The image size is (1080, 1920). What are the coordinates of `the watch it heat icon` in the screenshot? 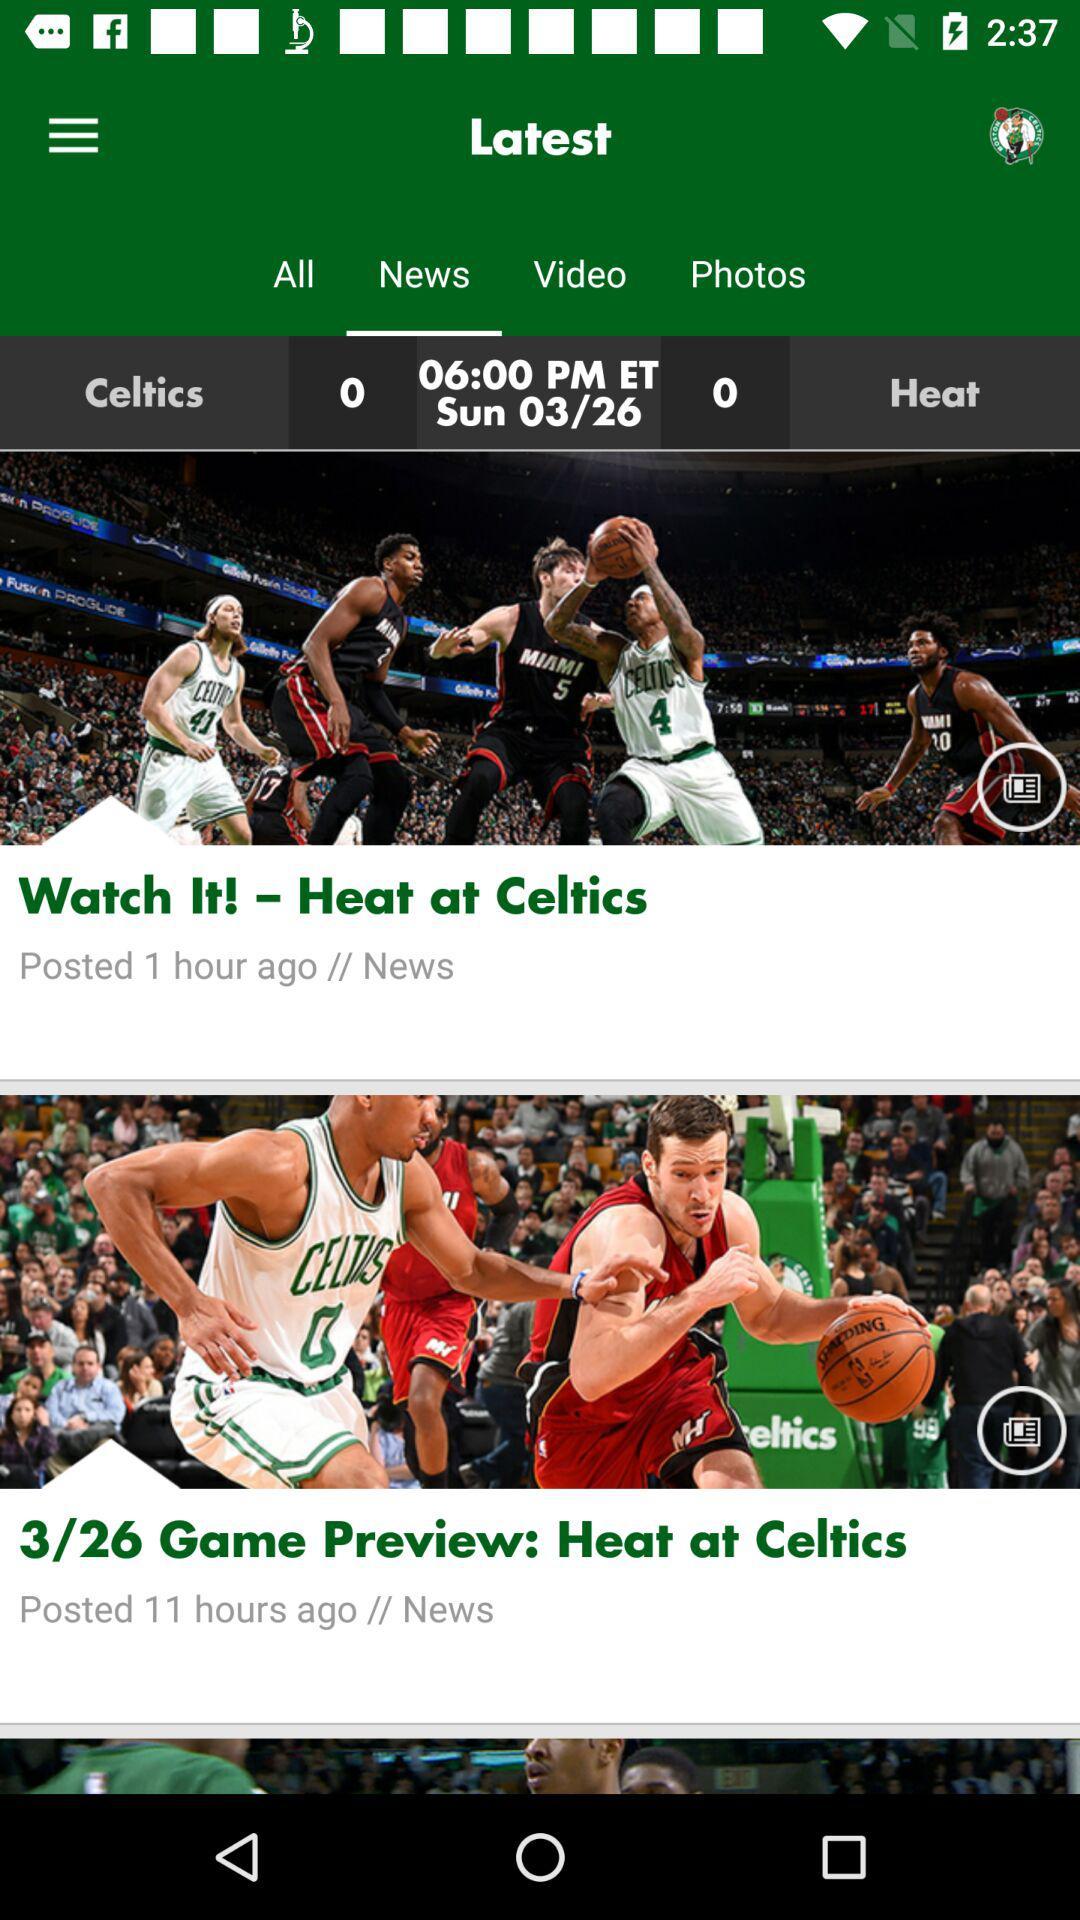 It's located at (540, 894).